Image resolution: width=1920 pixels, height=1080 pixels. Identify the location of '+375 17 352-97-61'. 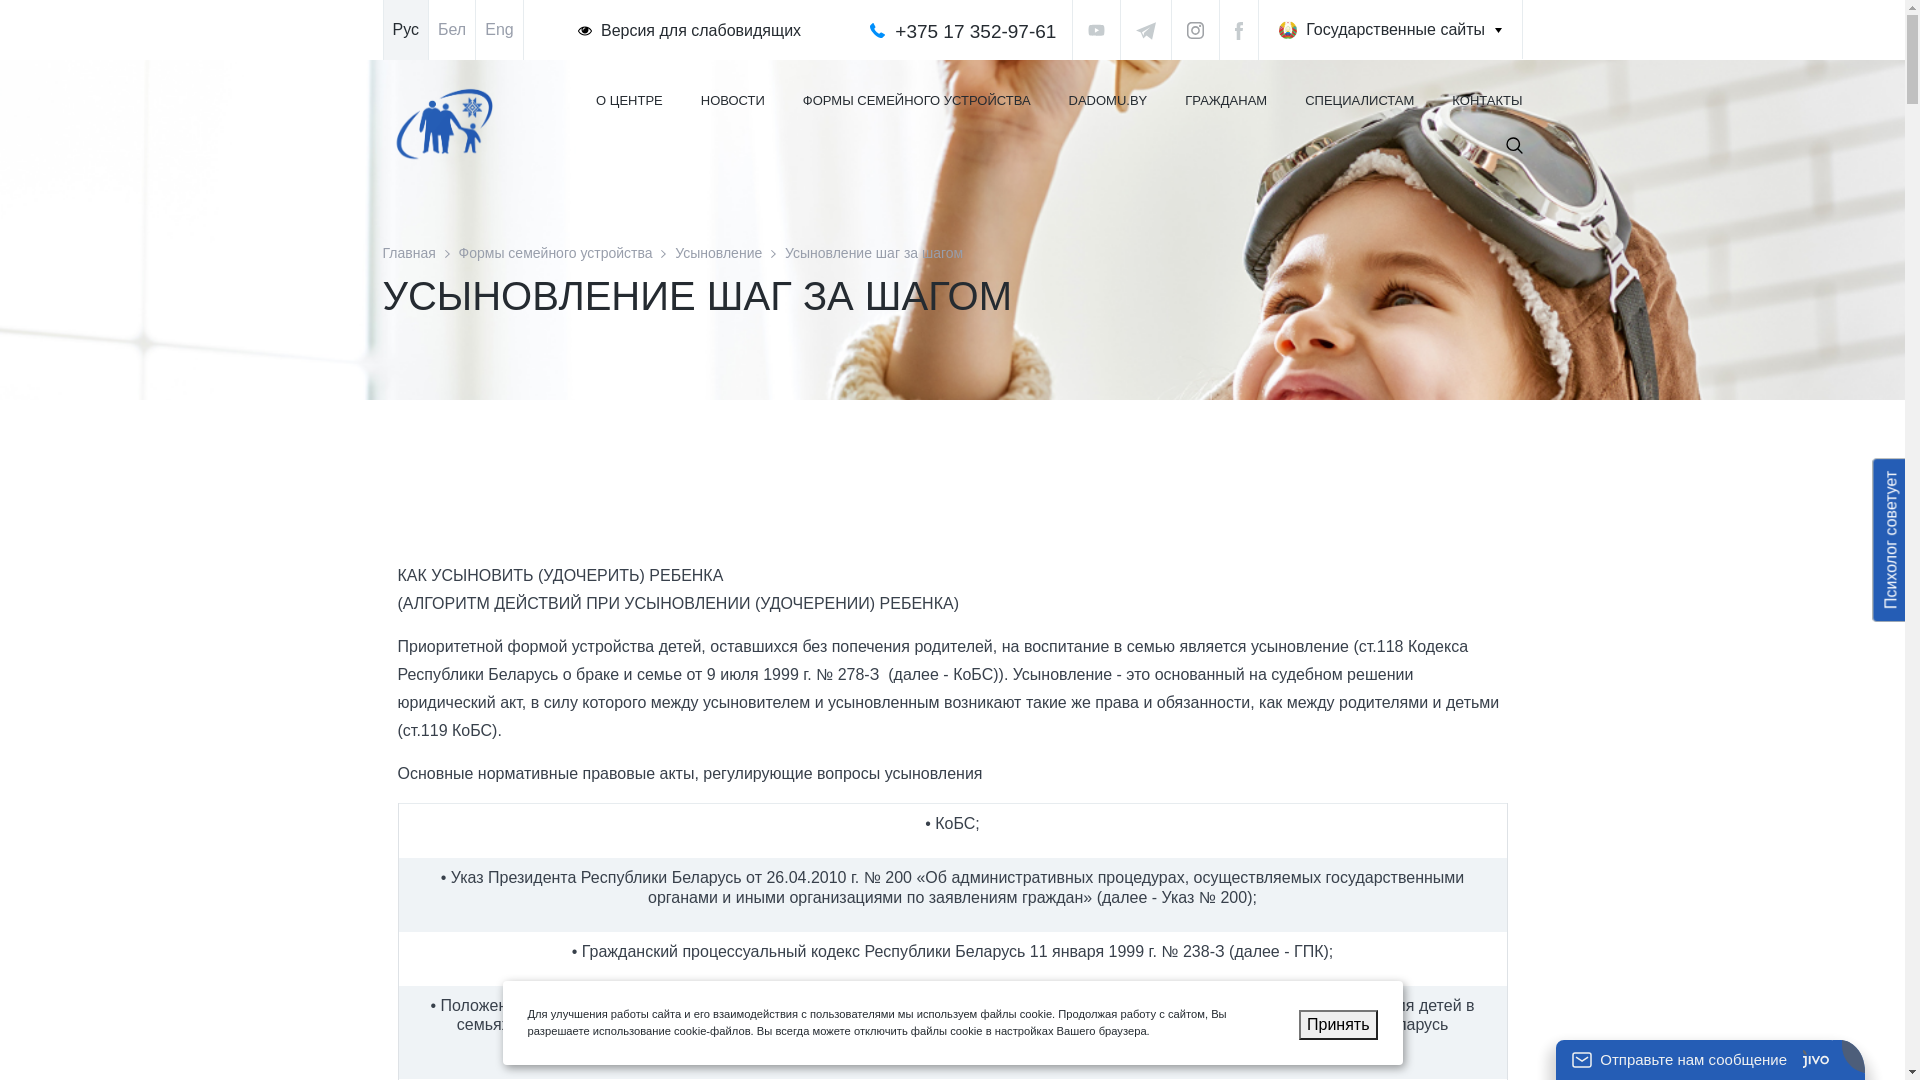
(893, 32).